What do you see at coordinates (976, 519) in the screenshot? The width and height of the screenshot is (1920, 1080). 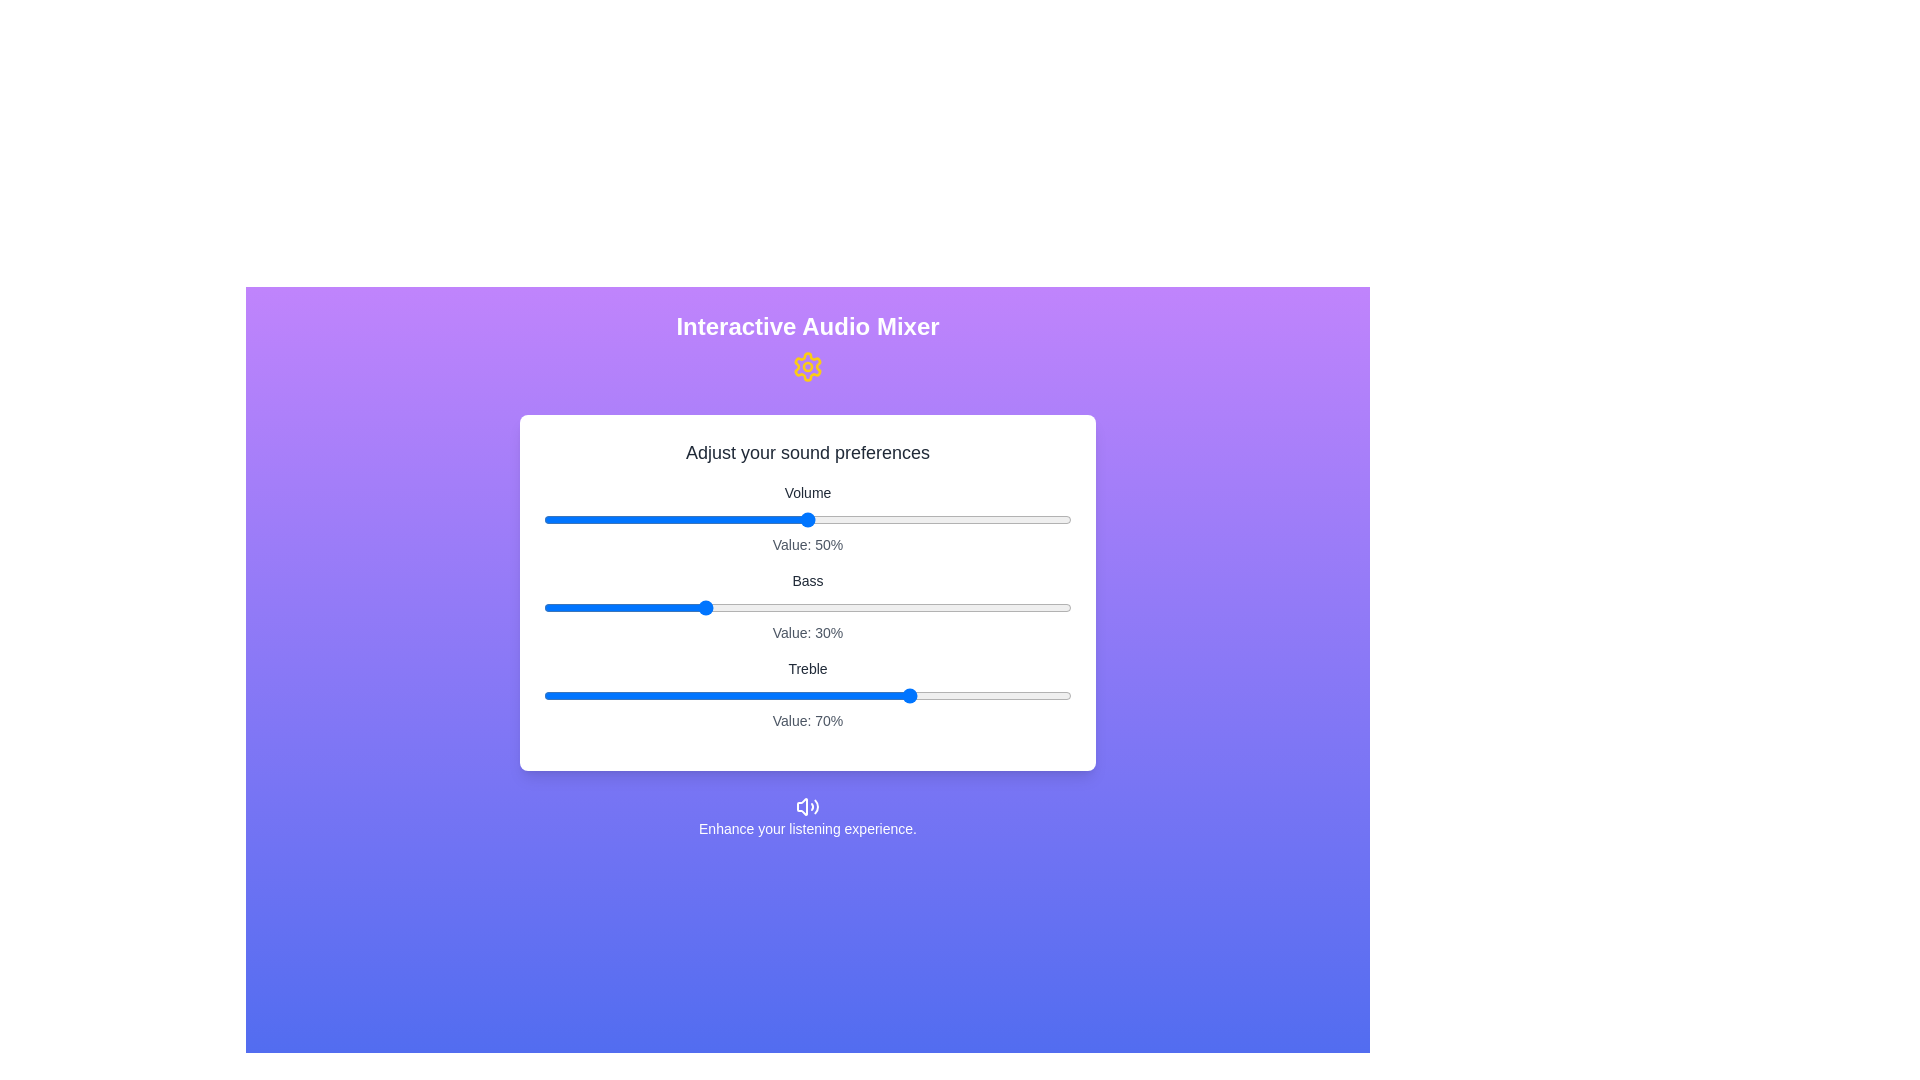 I see `the slider for 0 to 82%` at bounding box center [976, 519].